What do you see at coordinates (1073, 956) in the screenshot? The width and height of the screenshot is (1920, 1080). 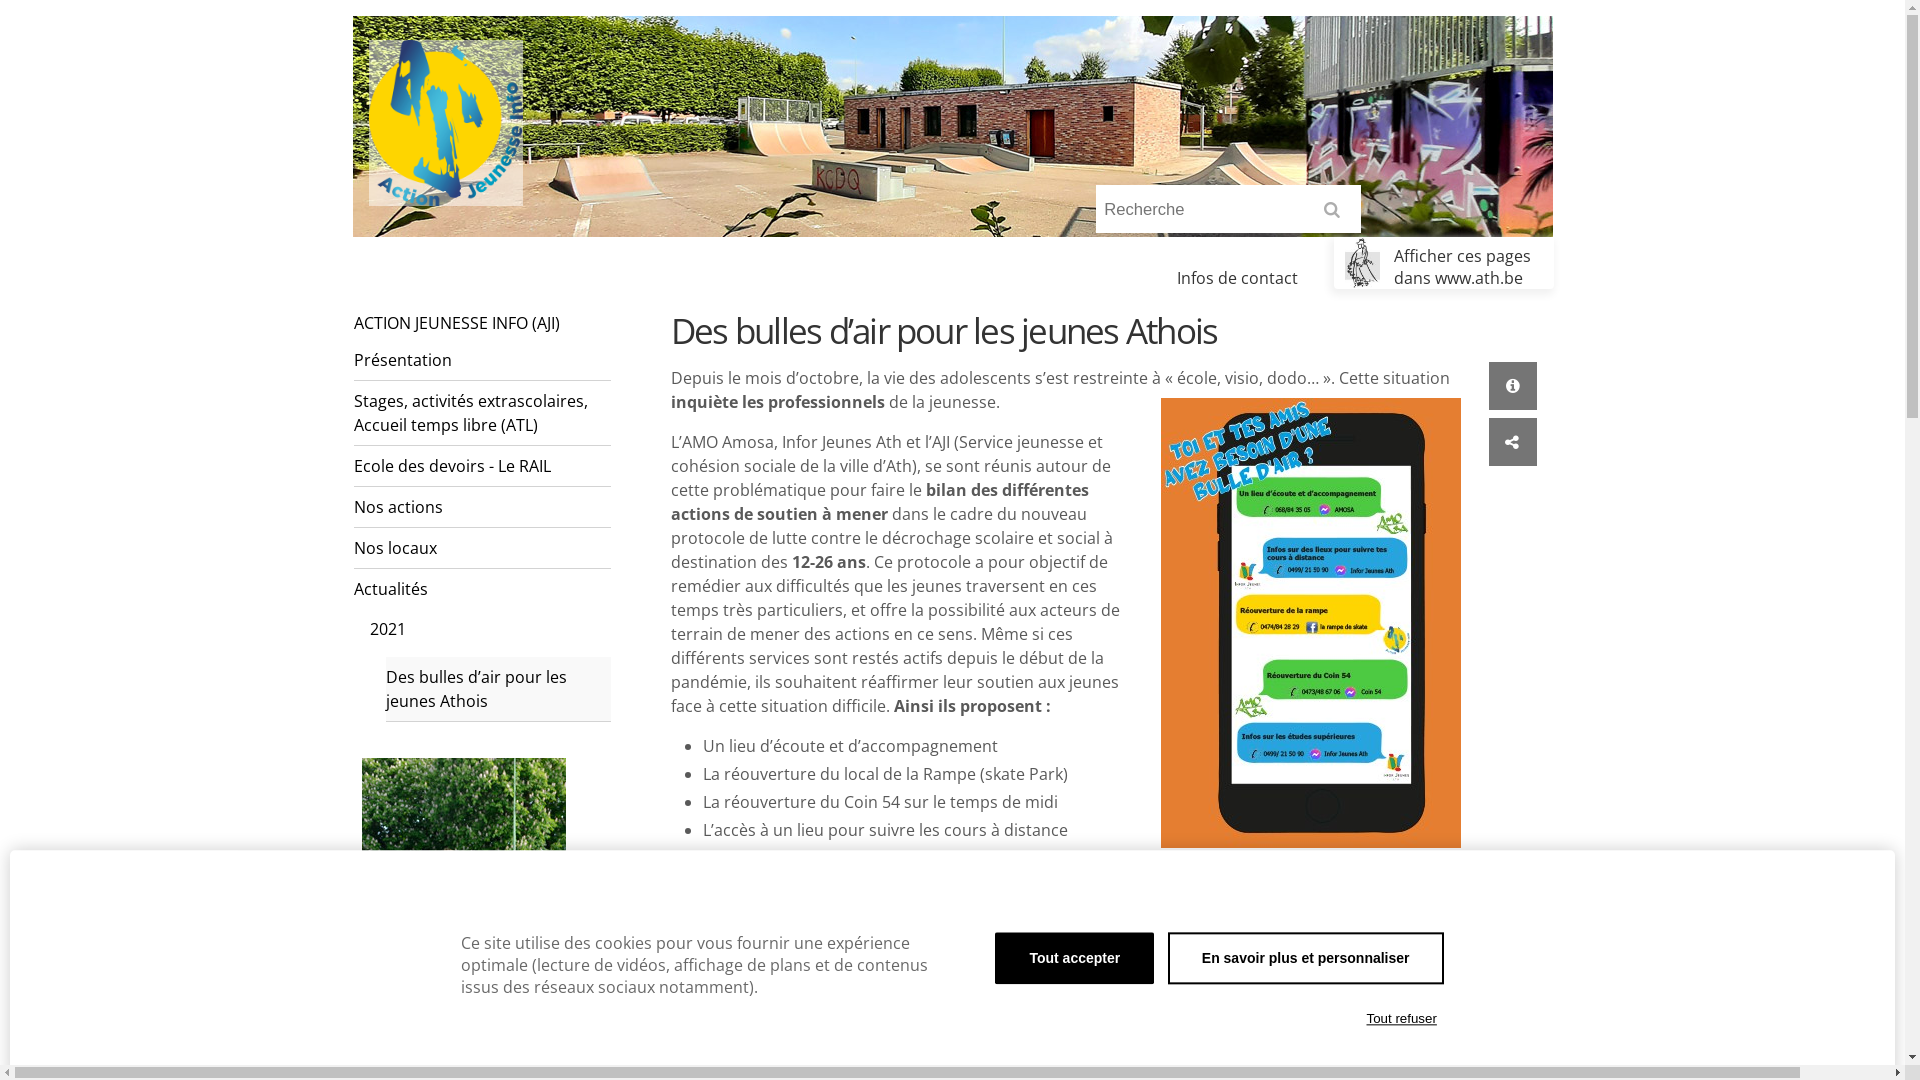 I see `'Tout accepter'` at bounding box center [1073, 956].